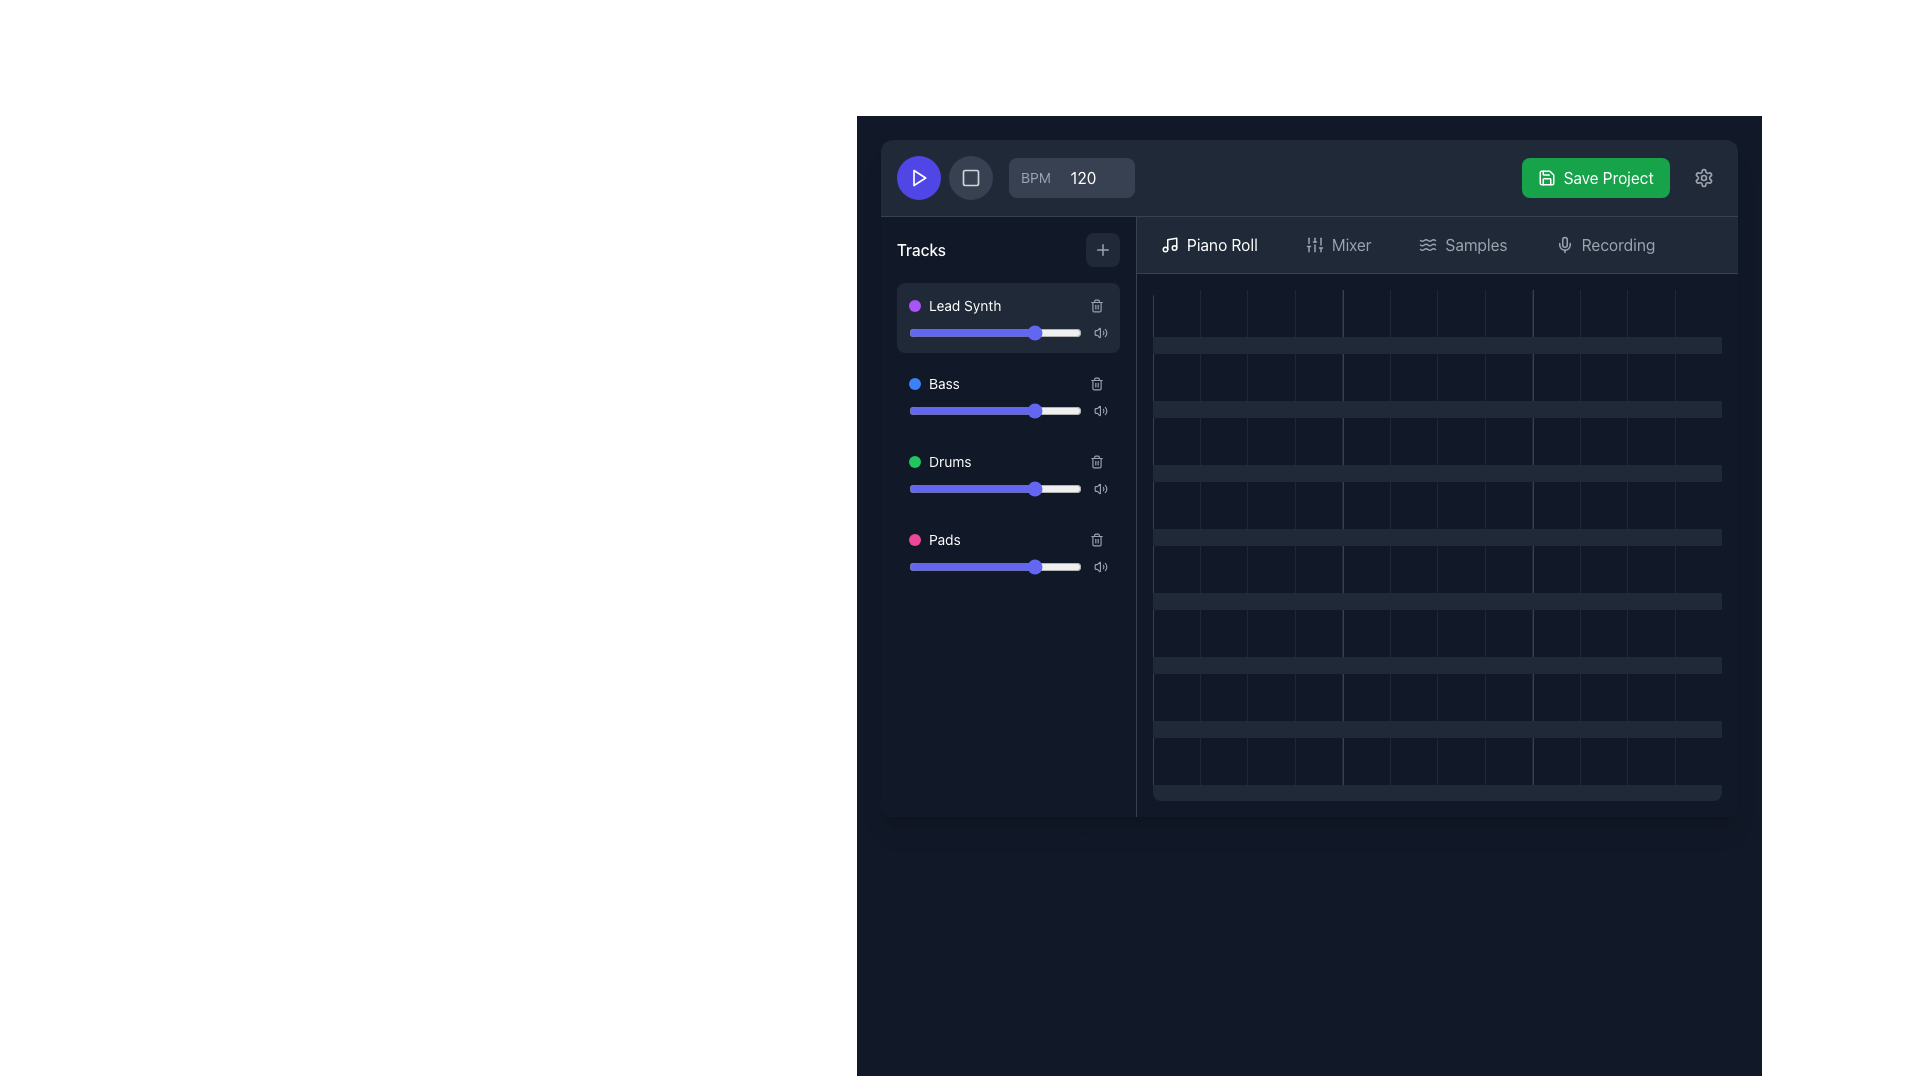 This screenshot has height=1080, width=1920. I want to click on label 'Drums' which identifies the third track in the music composition interface, located in the left-hand 'Tracks' panel, so click(939, 462).